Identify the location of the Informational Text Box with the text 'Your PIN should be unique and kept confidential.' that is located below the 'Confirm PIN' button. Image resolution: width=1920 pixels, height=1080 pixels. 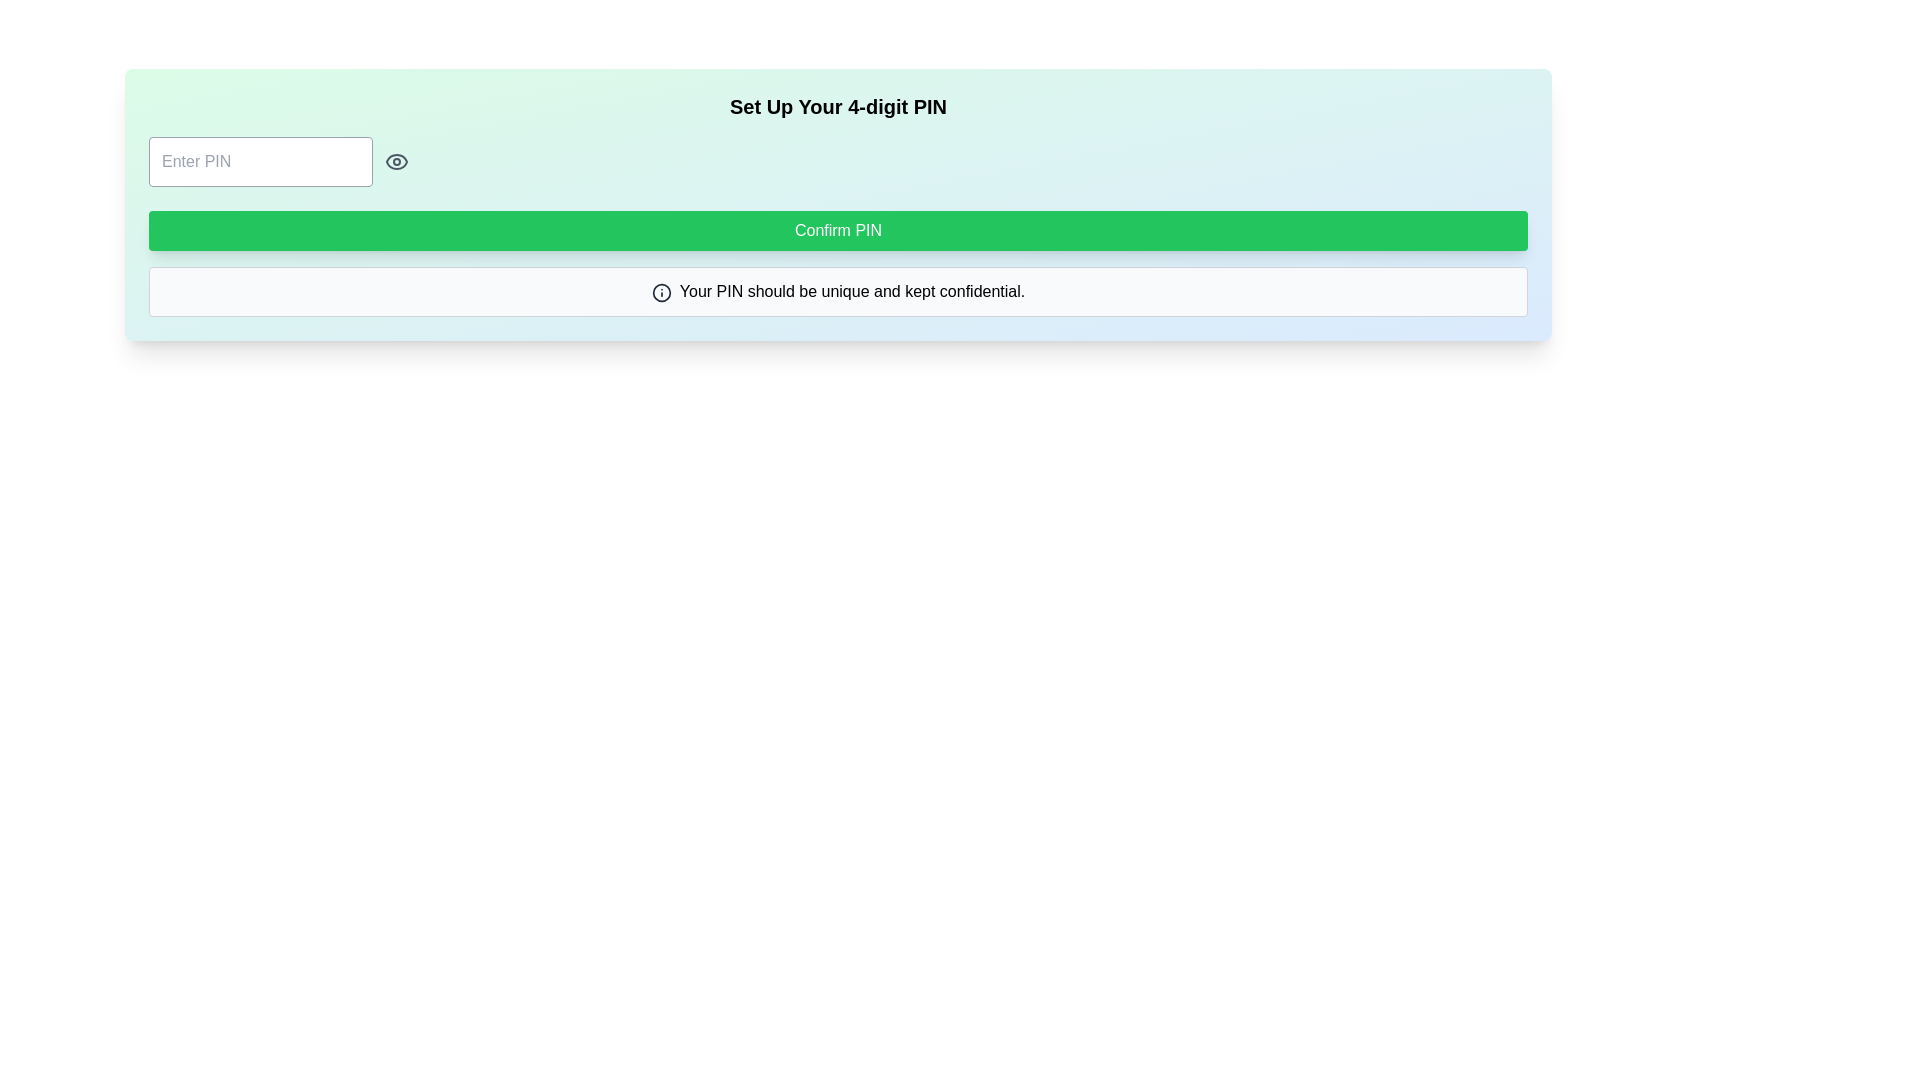
(838, 292).